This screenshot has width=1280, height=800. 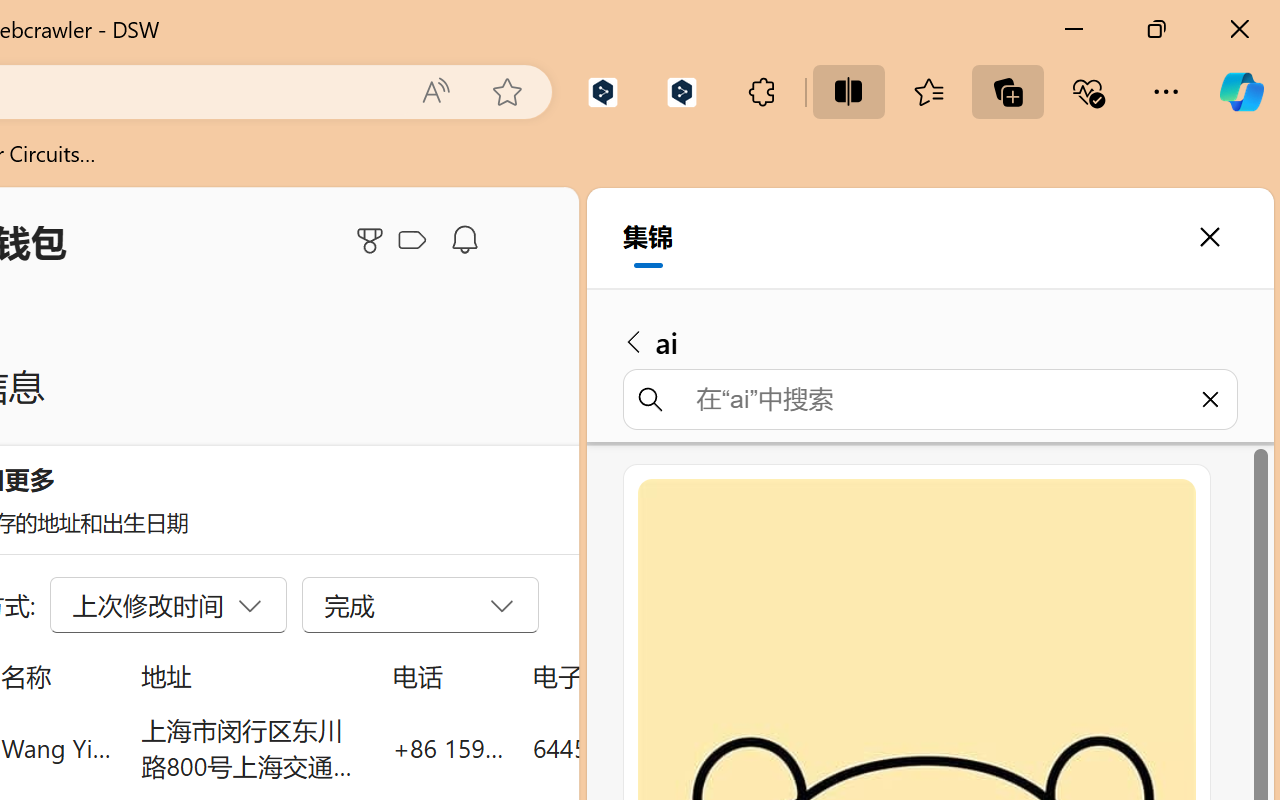 I want to click on '644553698@qq.com', so click(x=644, y=747).